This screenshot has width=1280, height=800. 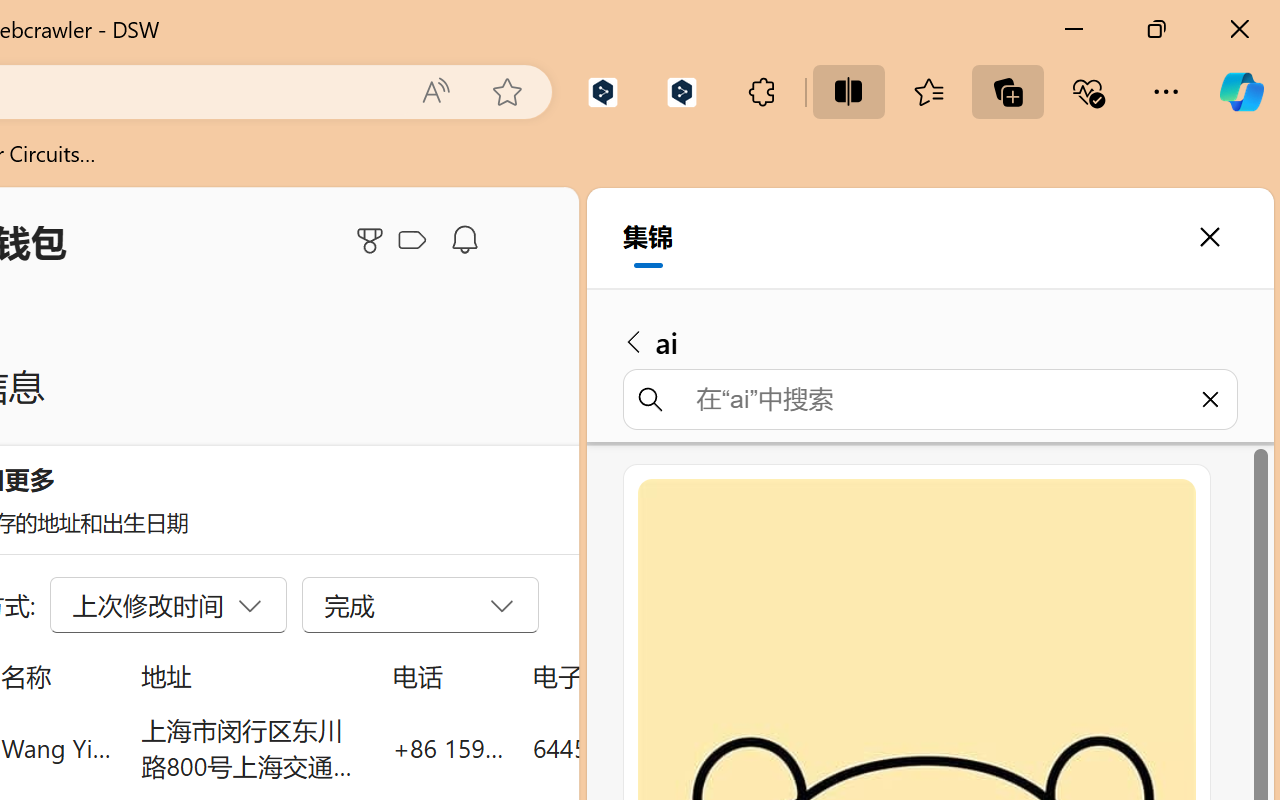 I want to click on '644553698@qq.com', so click(x=644, y=747).